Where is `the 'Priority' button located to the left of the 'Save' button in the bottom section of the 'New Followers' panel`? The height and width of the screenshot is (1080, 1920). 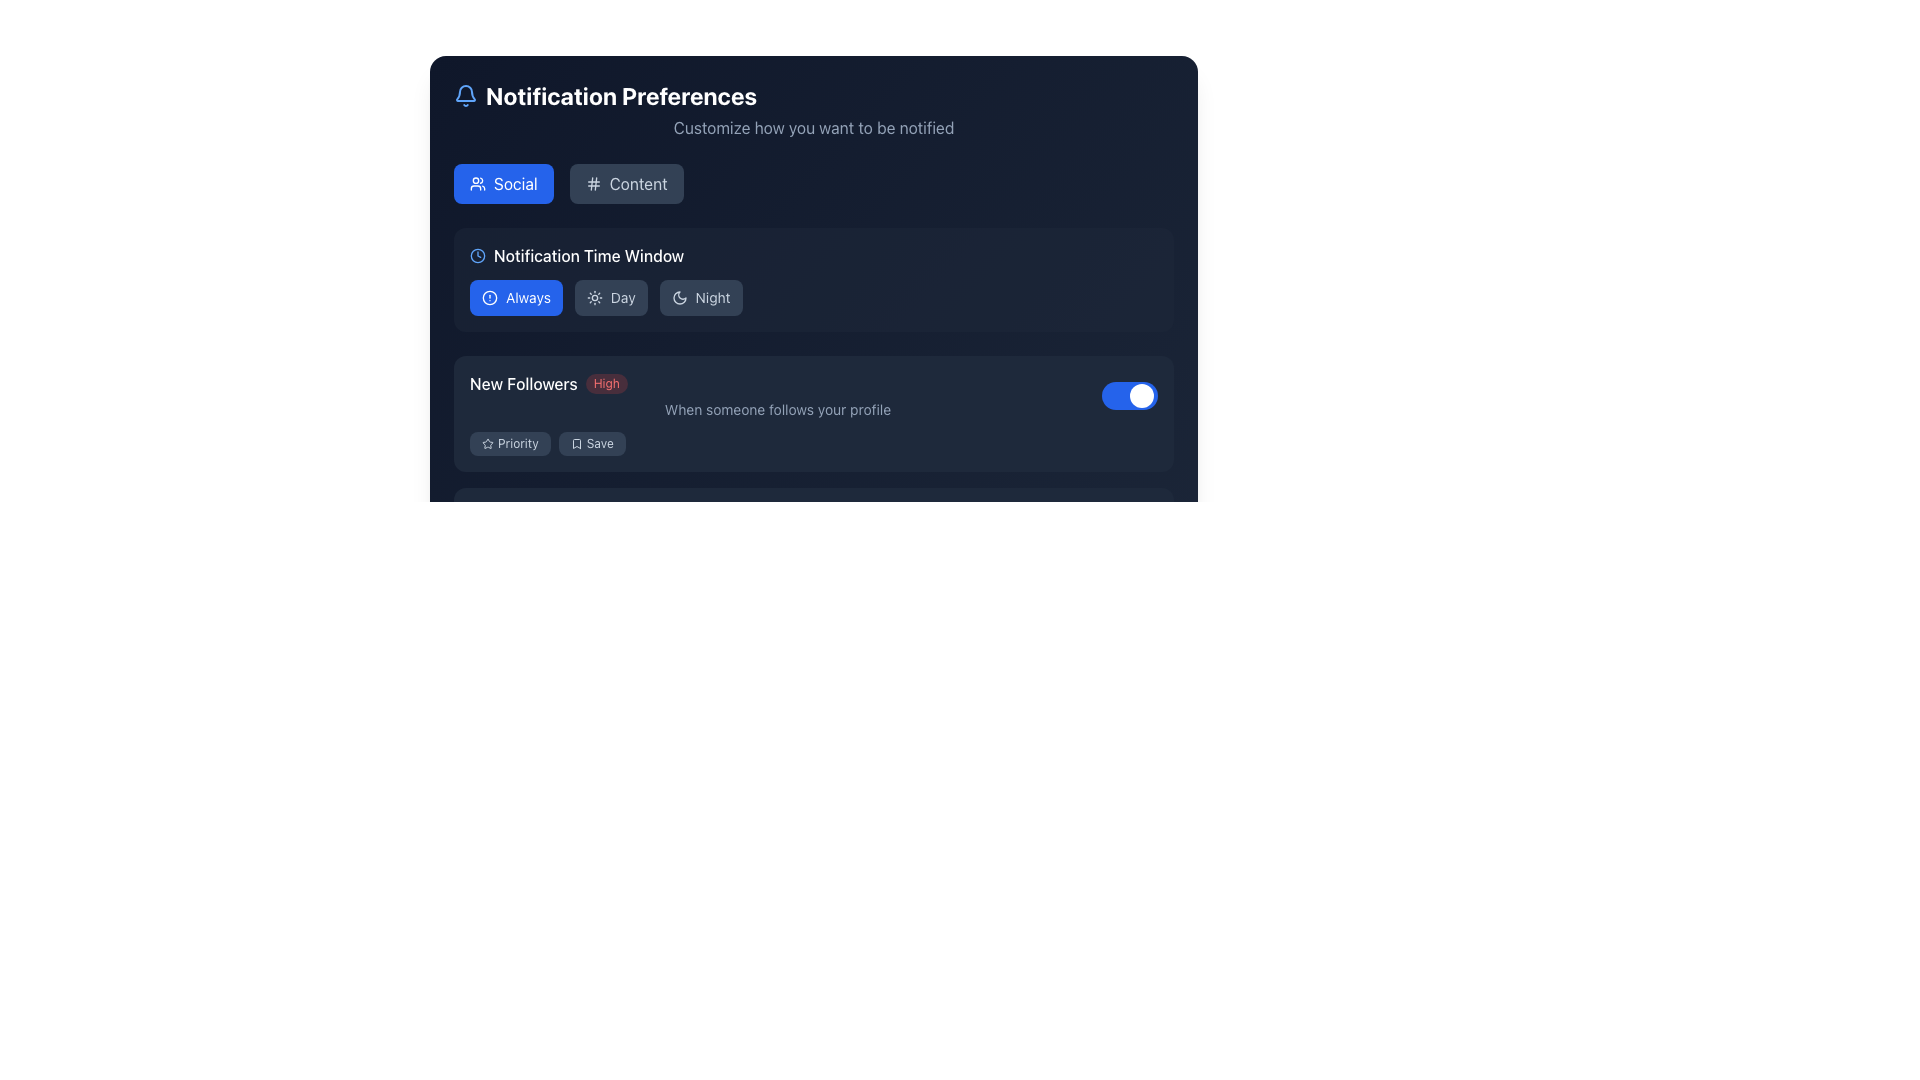 the 'Priority' button located to the left of the 'Save' button in the bottom section of the 'New Followers' panel is located at coordinates (510, 442).